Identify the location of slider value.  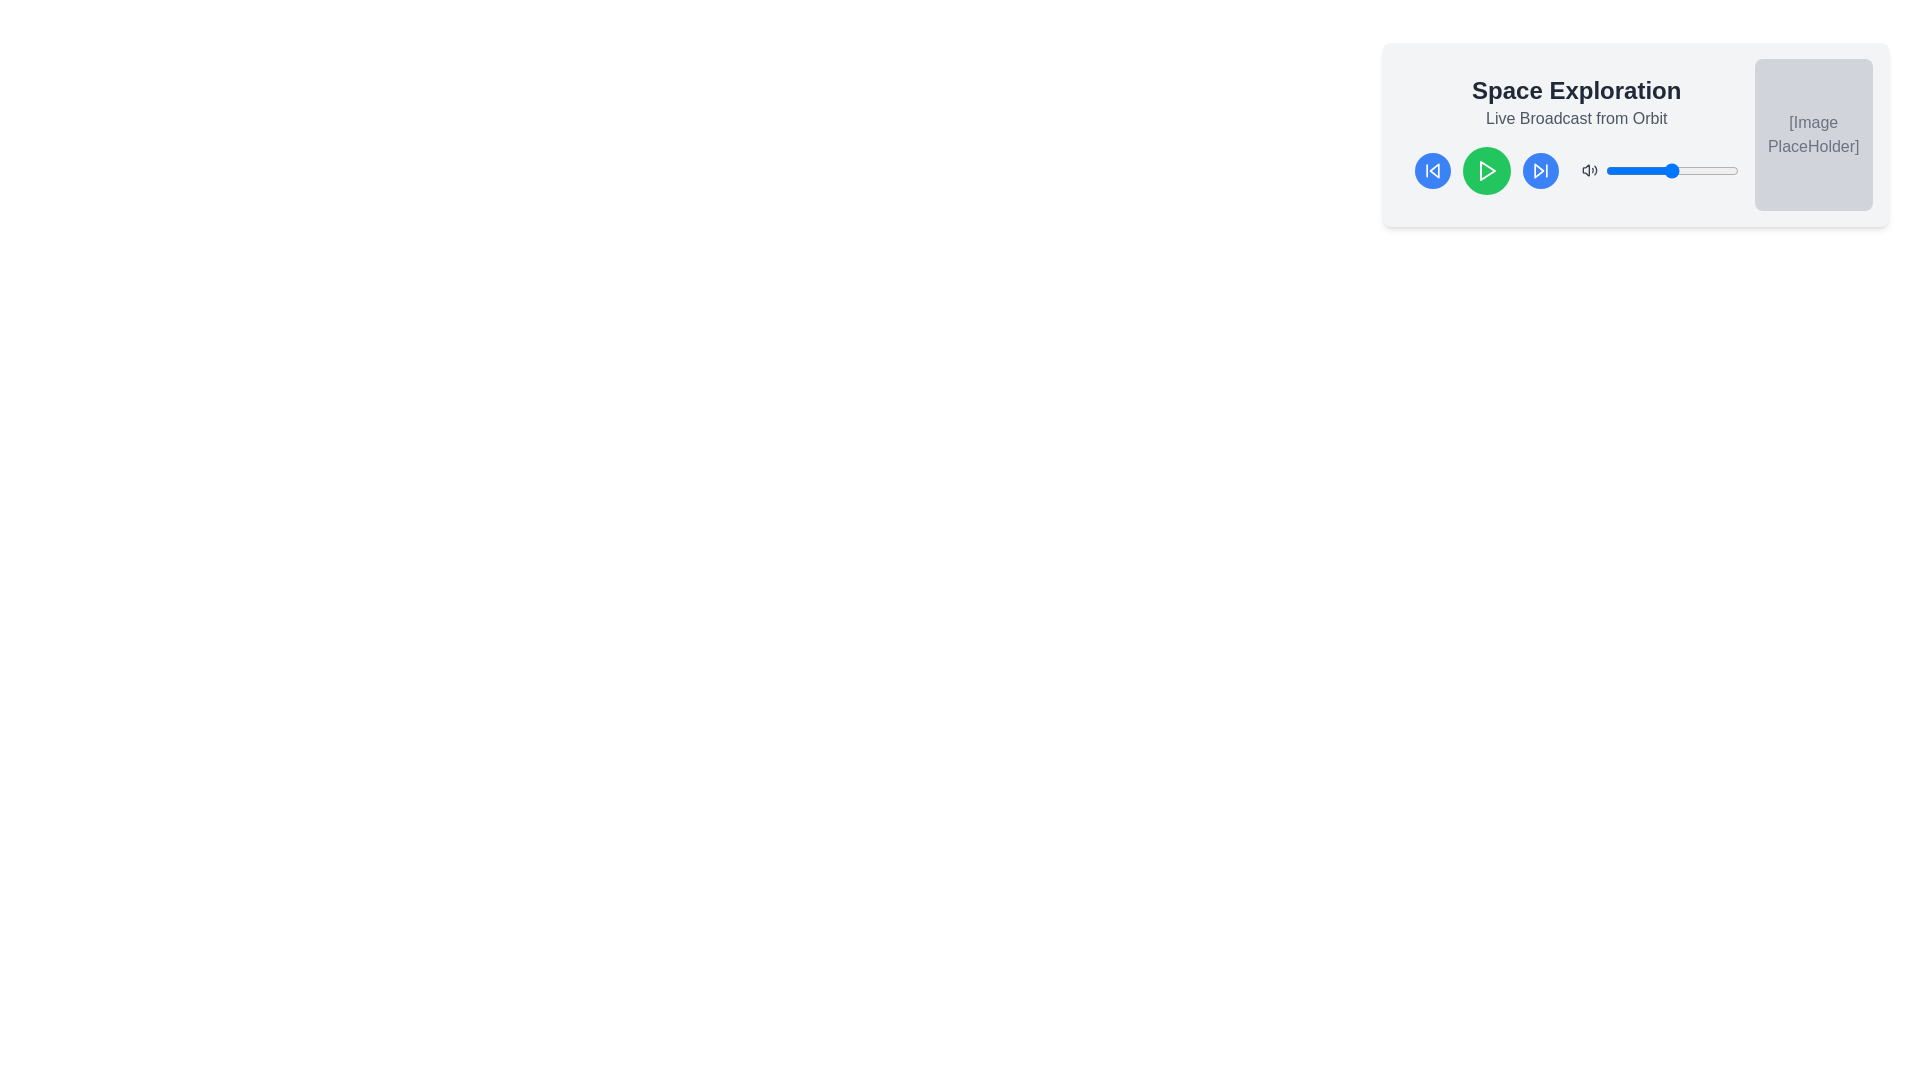
(1666, 169).